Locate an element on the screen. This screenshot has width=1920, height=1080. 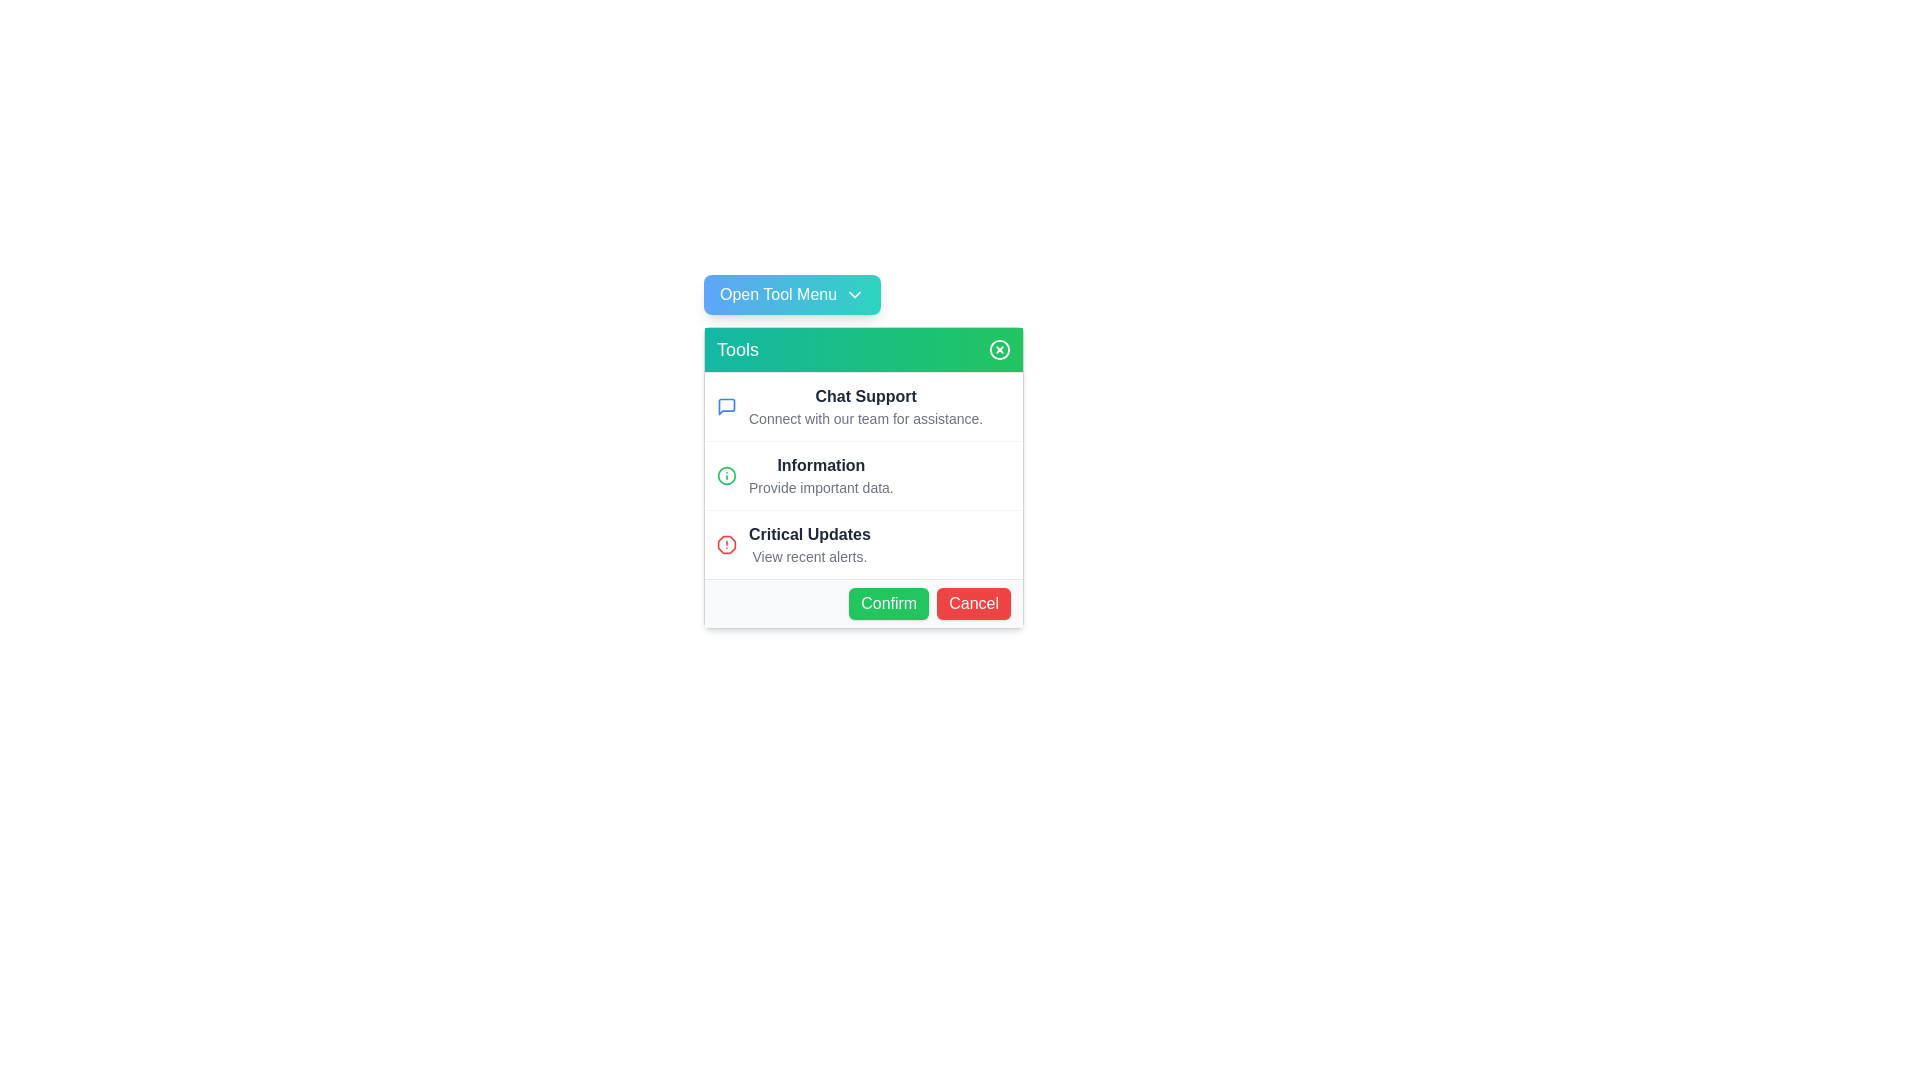
the icon located at the leftmost side of the 'Information' menu item within the 'Tools' section is located at coordinates (725, 475).